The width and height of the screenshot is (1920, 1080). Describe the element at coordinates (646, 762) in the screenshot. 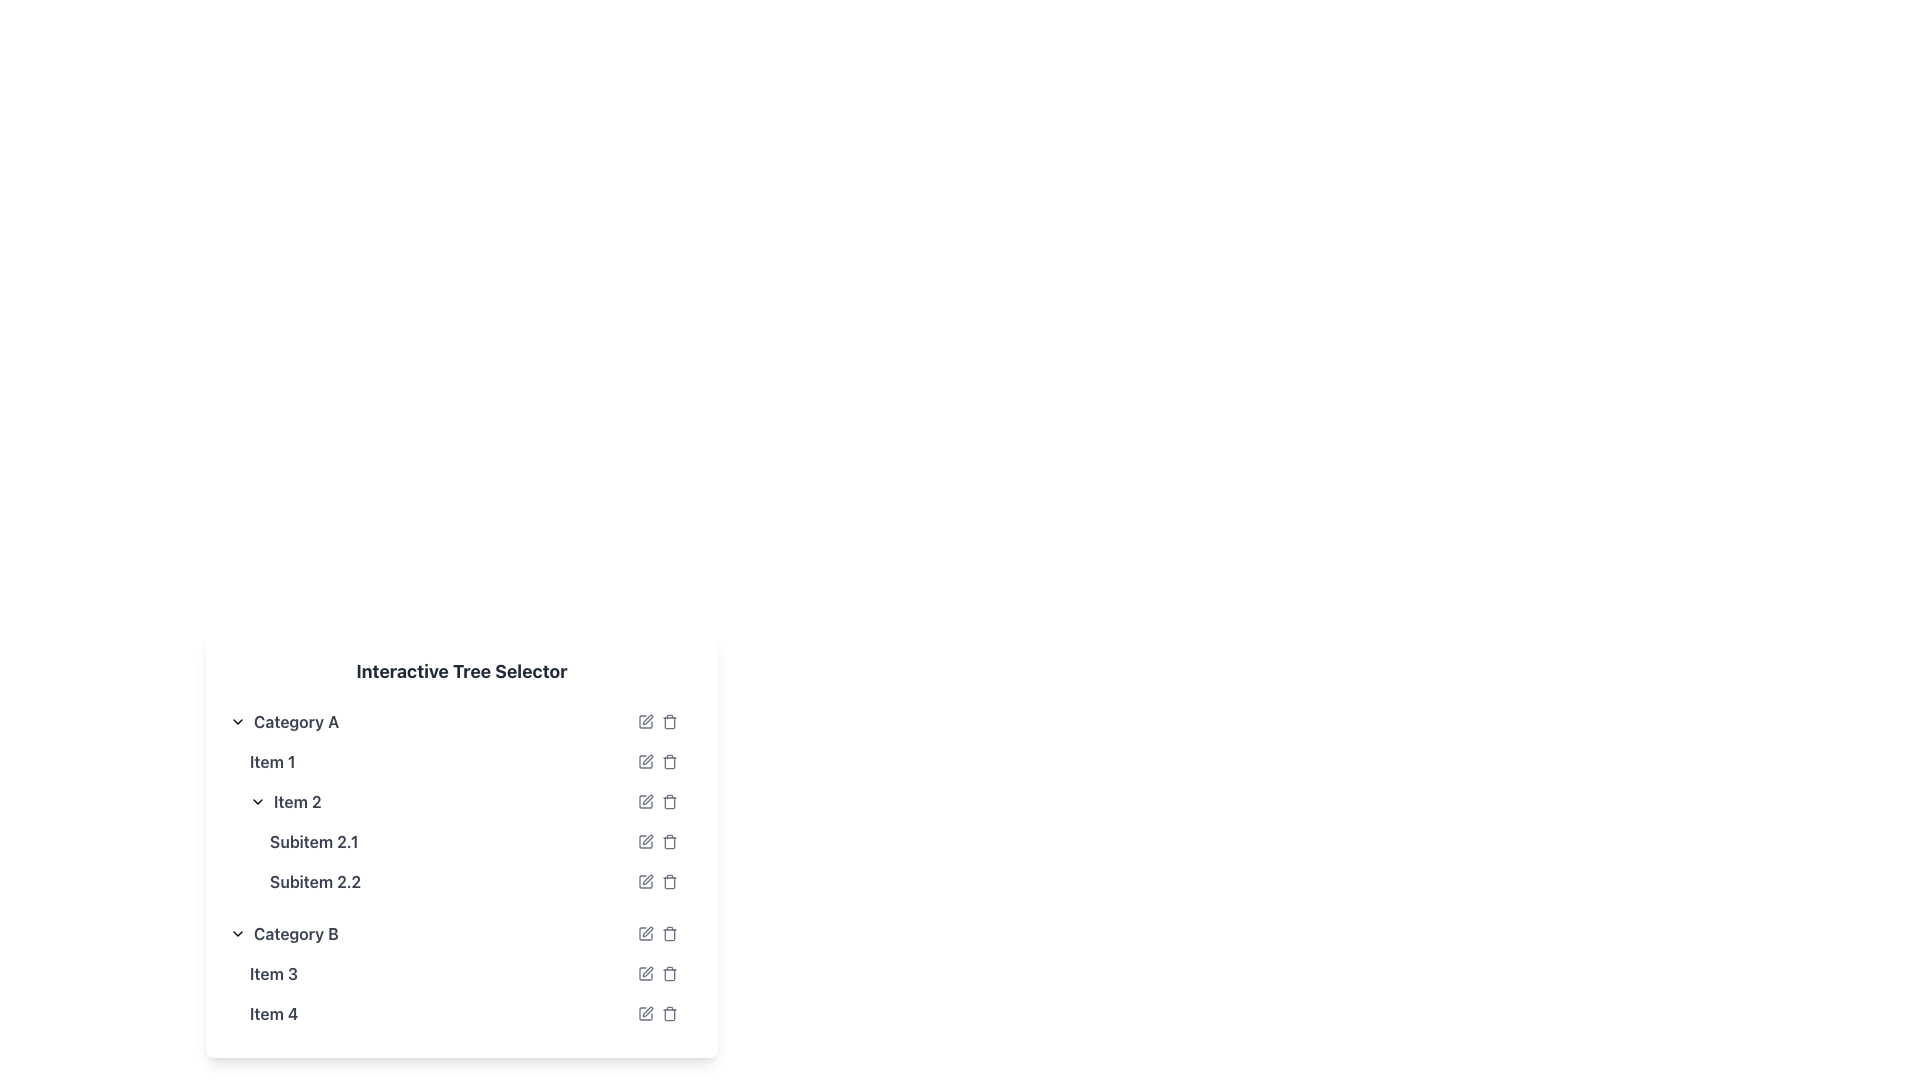

I see `the edit icon/button associated with 'Item 1' to observe the color change` at that location.